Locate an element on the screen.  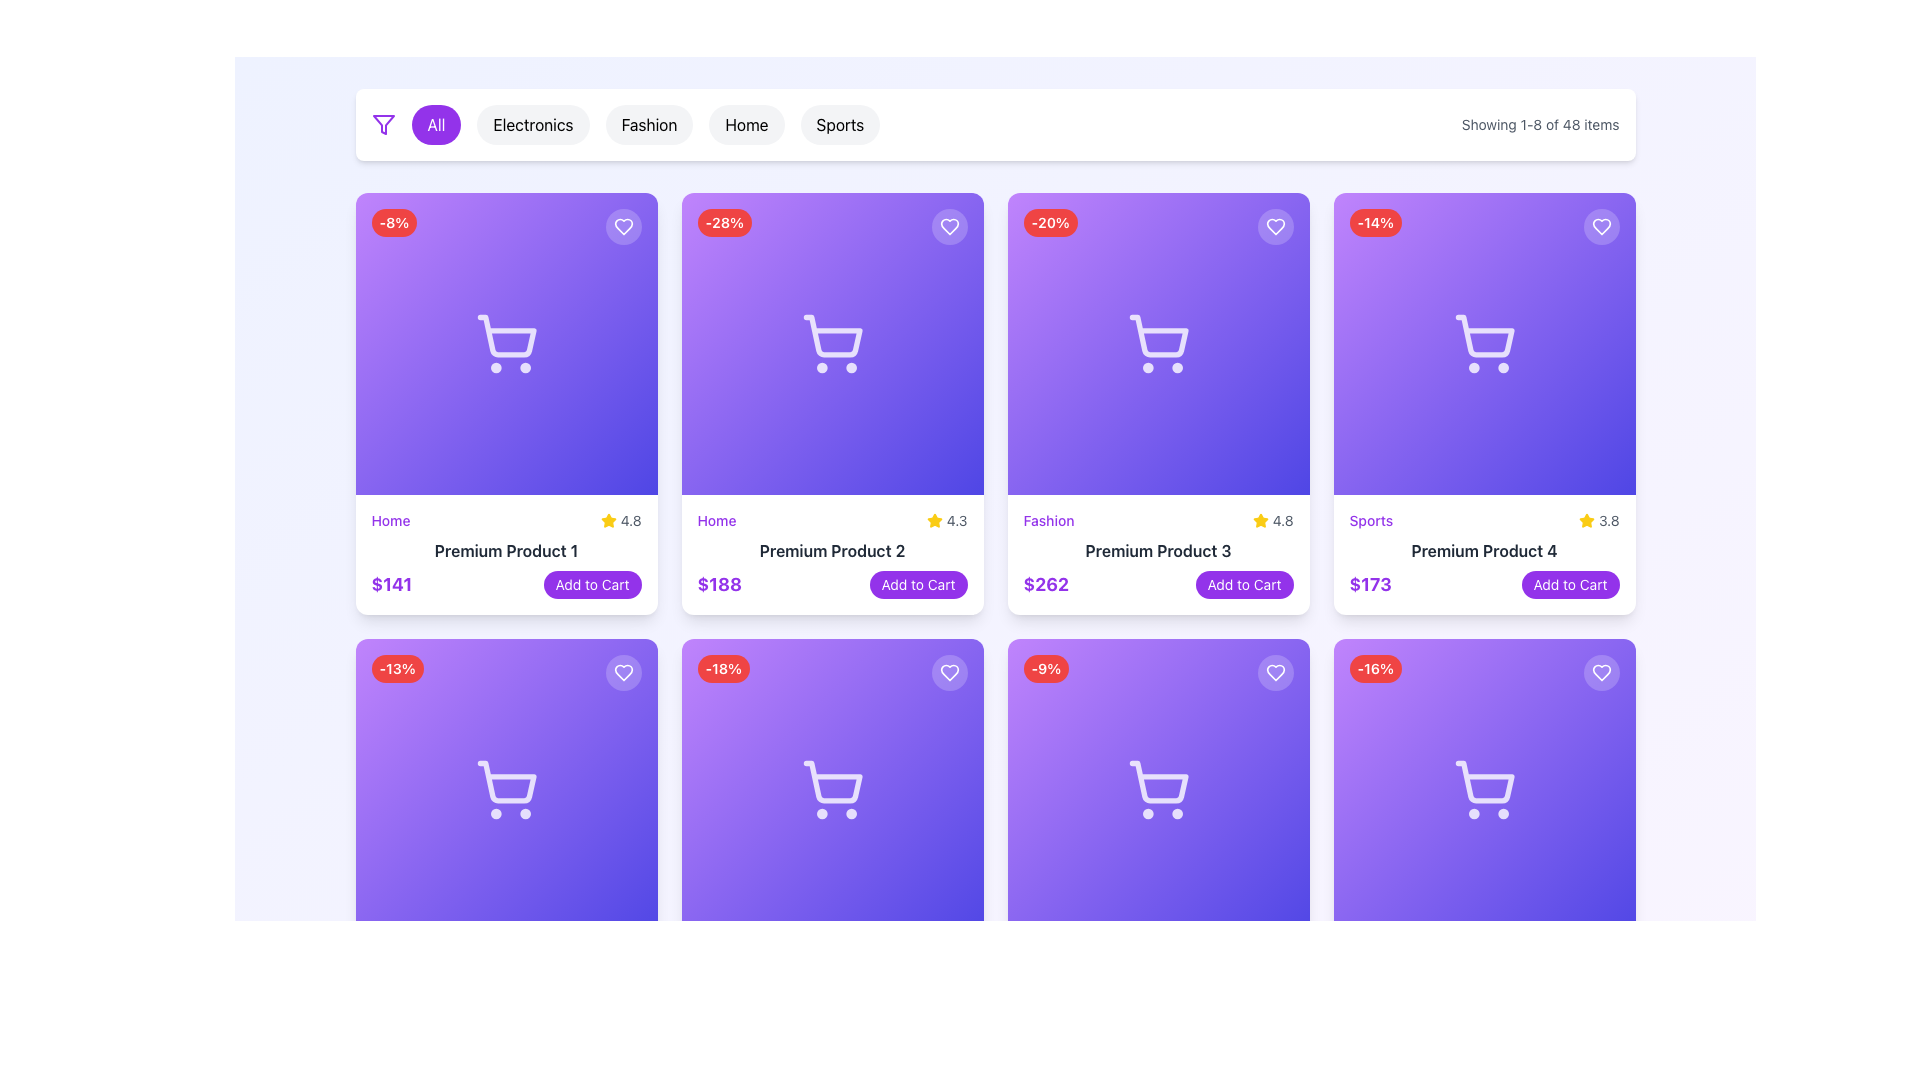
the 'favorite' or 'save' toggle button located in the top-right corner of the product card with a '-9%' label in the grid's second row, fourth column is located at coordinates (1274, 672).